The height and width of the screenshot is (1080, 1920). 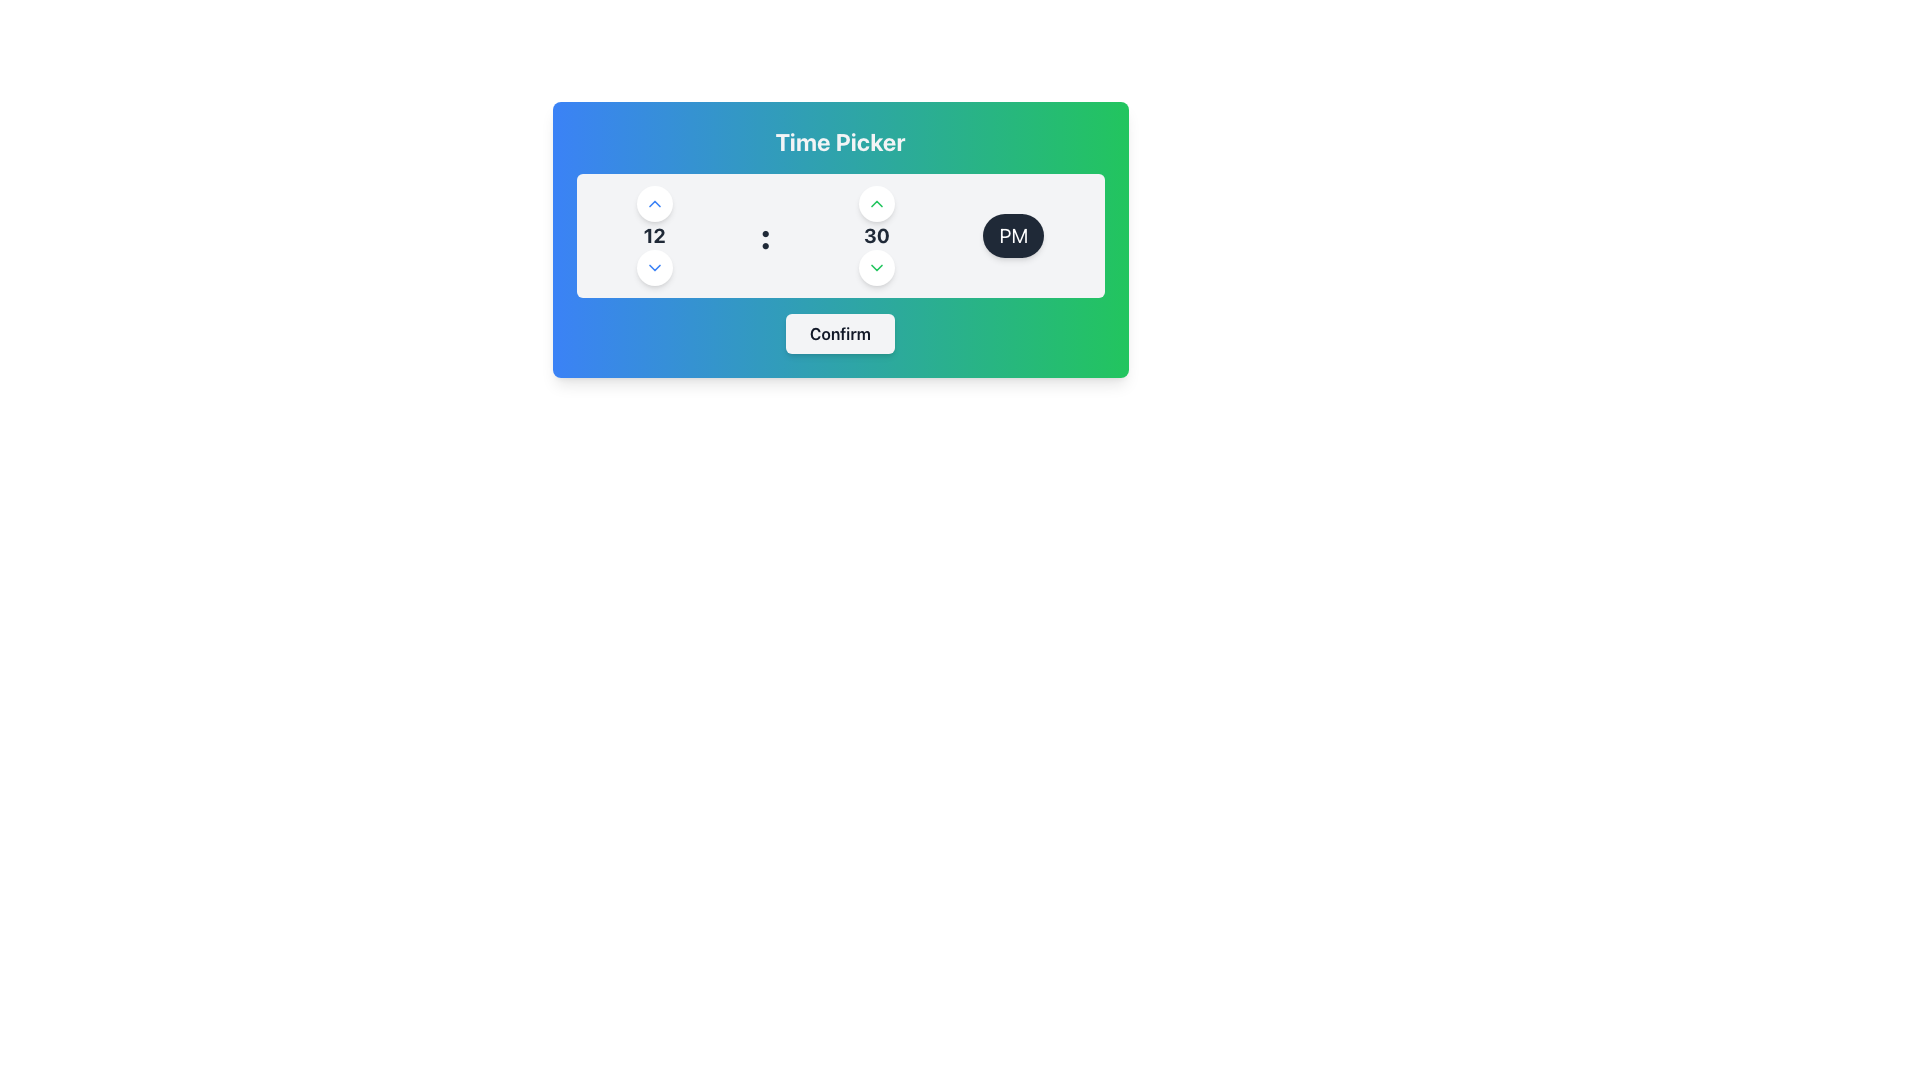 What do you see at coordinates (654, 266) in the screenshot?
I see `the Chevron icon within the circular button located below the '12' time selector in the time picker interface` at bounding box center [654, 266].